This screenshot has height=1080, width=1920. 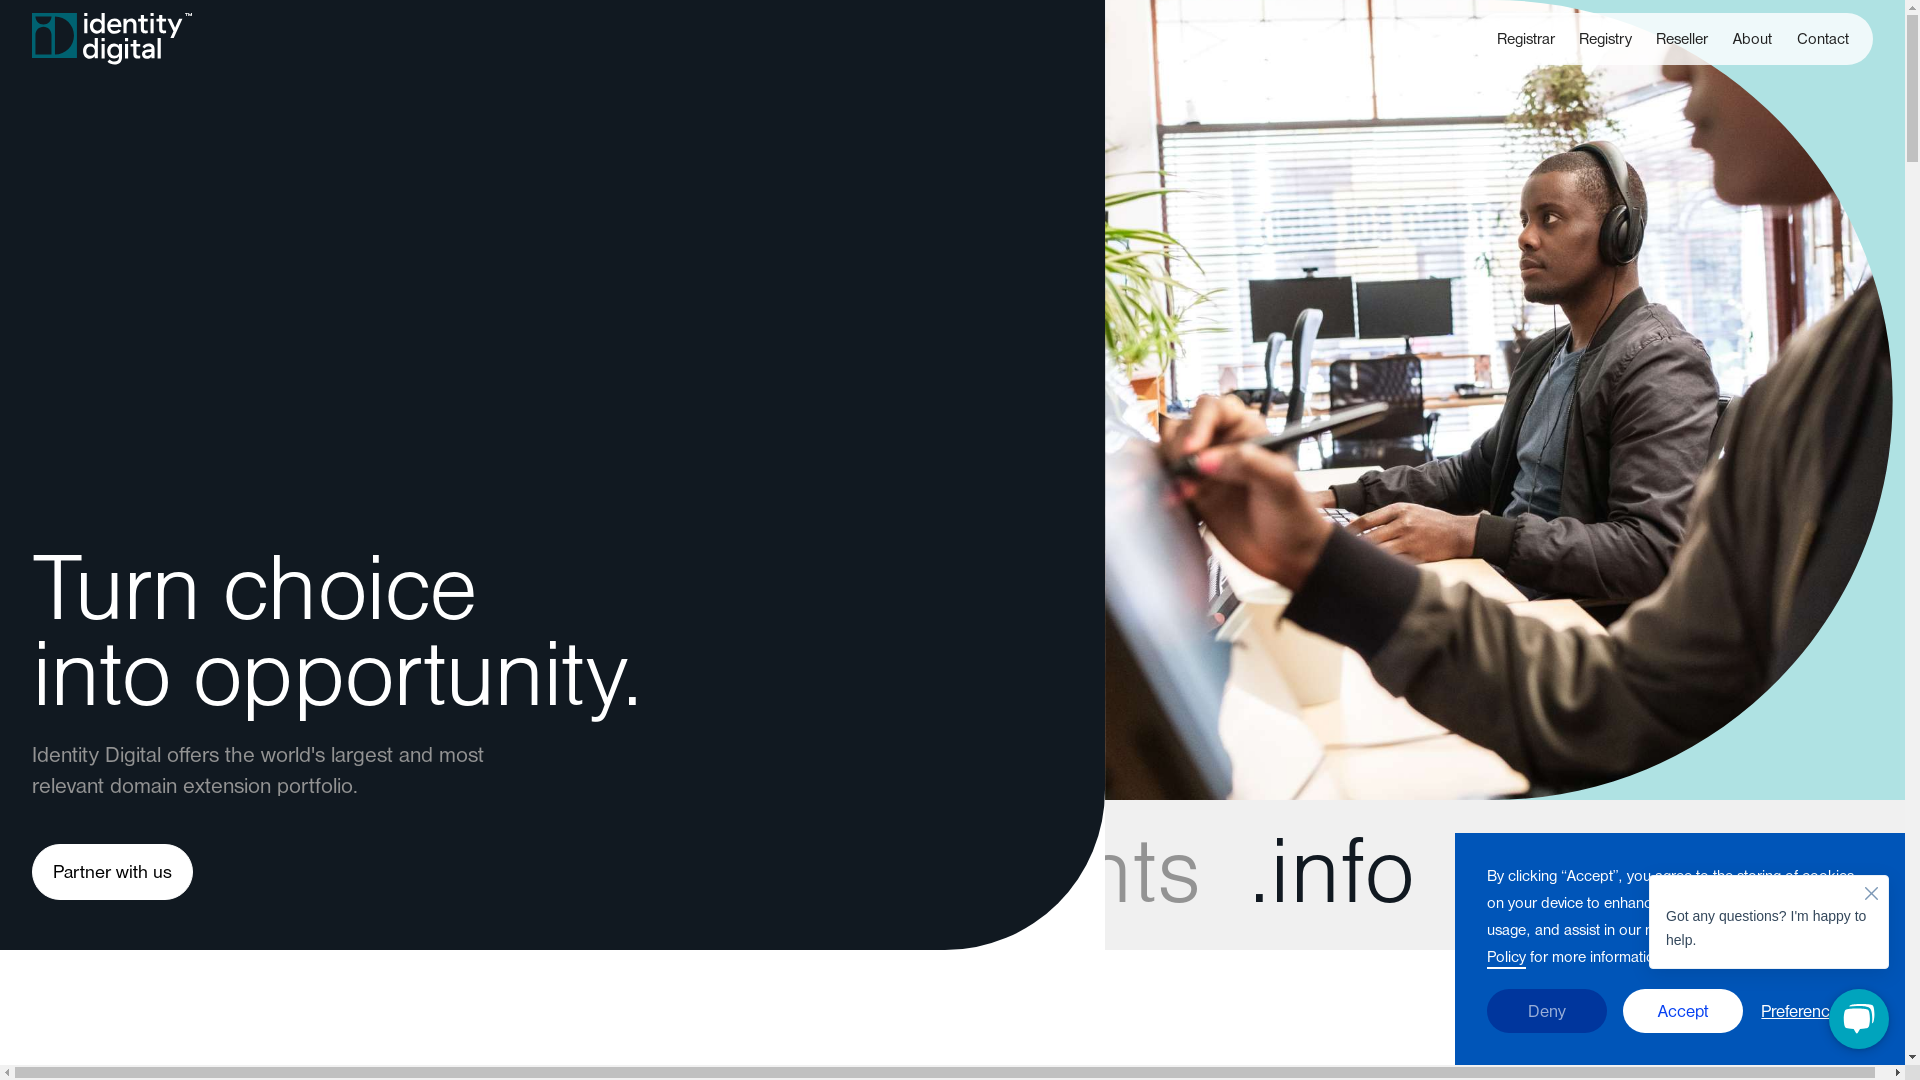 What do you see at coordinates (1525, 41) in the screenshot?
I see `'Registrar'` at bounding box center [1525, 41].